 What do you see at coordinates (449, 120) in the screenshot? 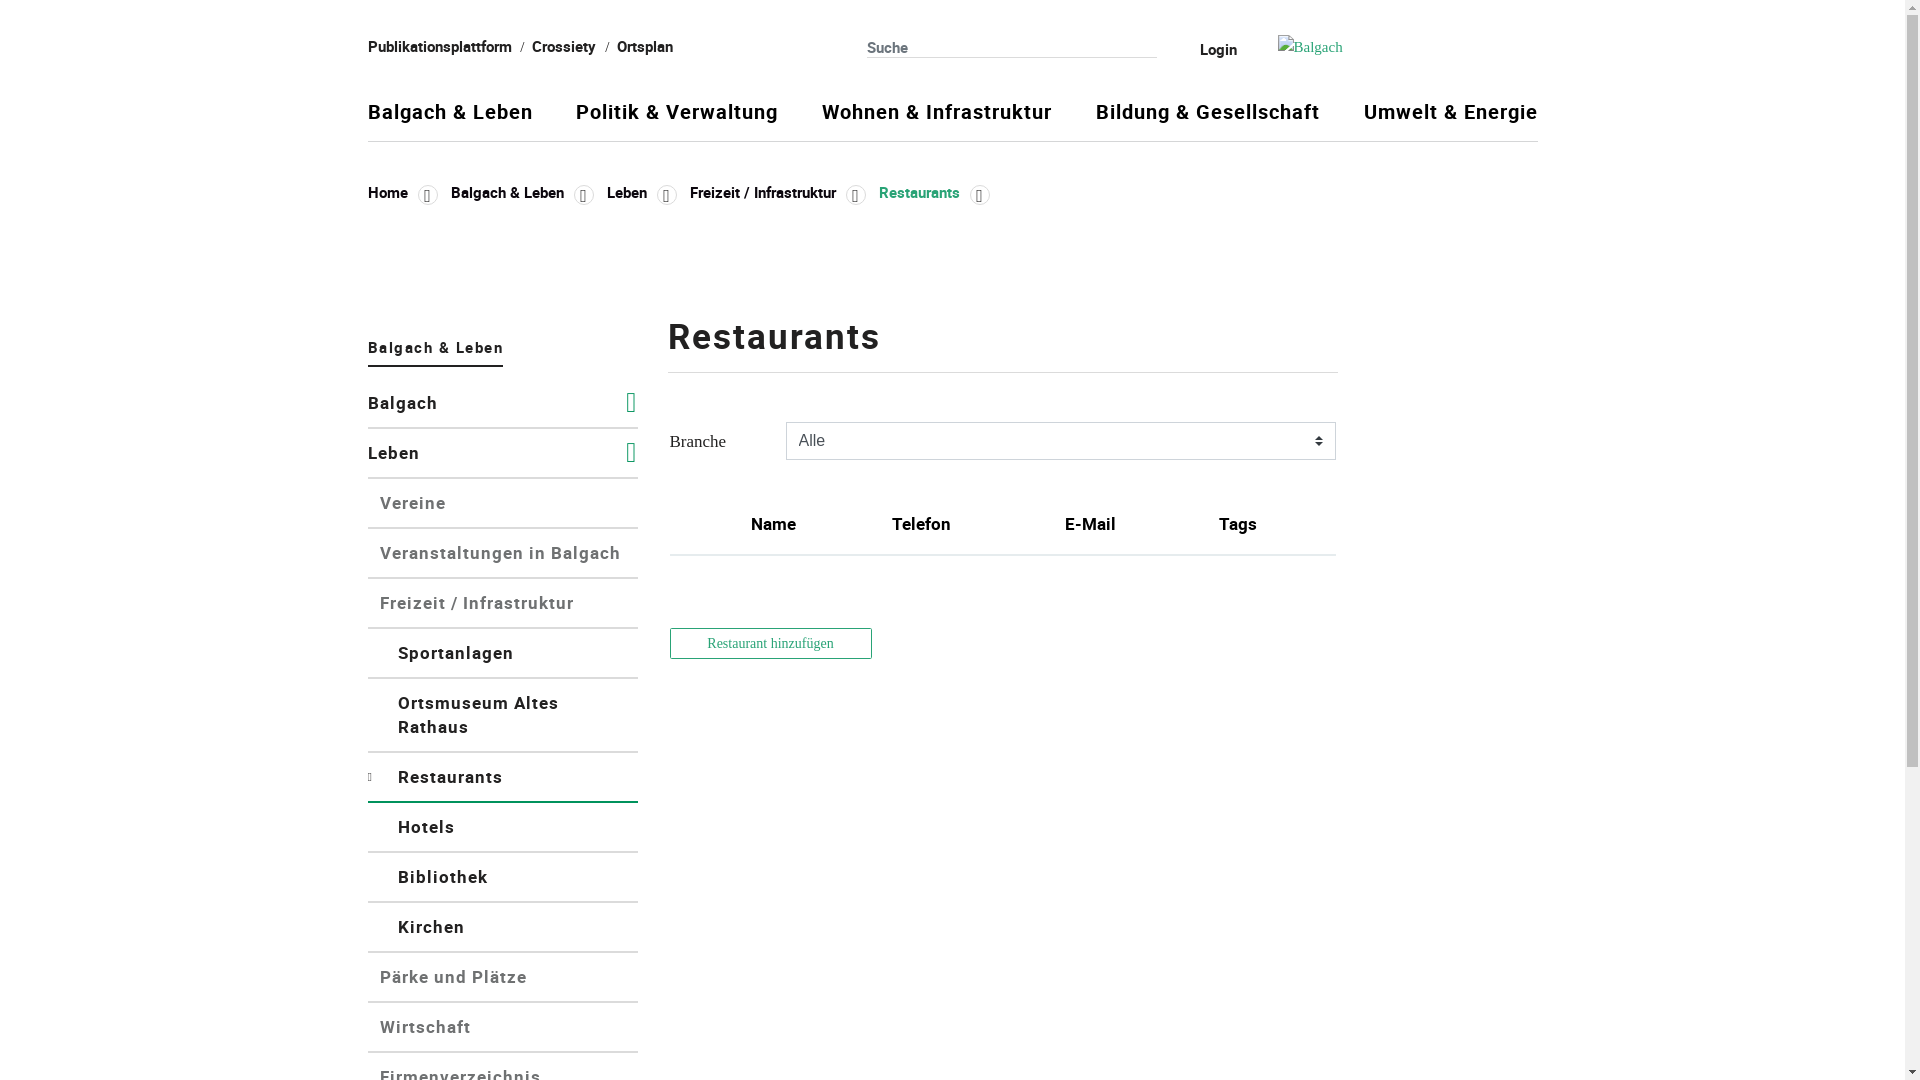
I see `'Balgach & Leben'` at bounding box center [449, 120].